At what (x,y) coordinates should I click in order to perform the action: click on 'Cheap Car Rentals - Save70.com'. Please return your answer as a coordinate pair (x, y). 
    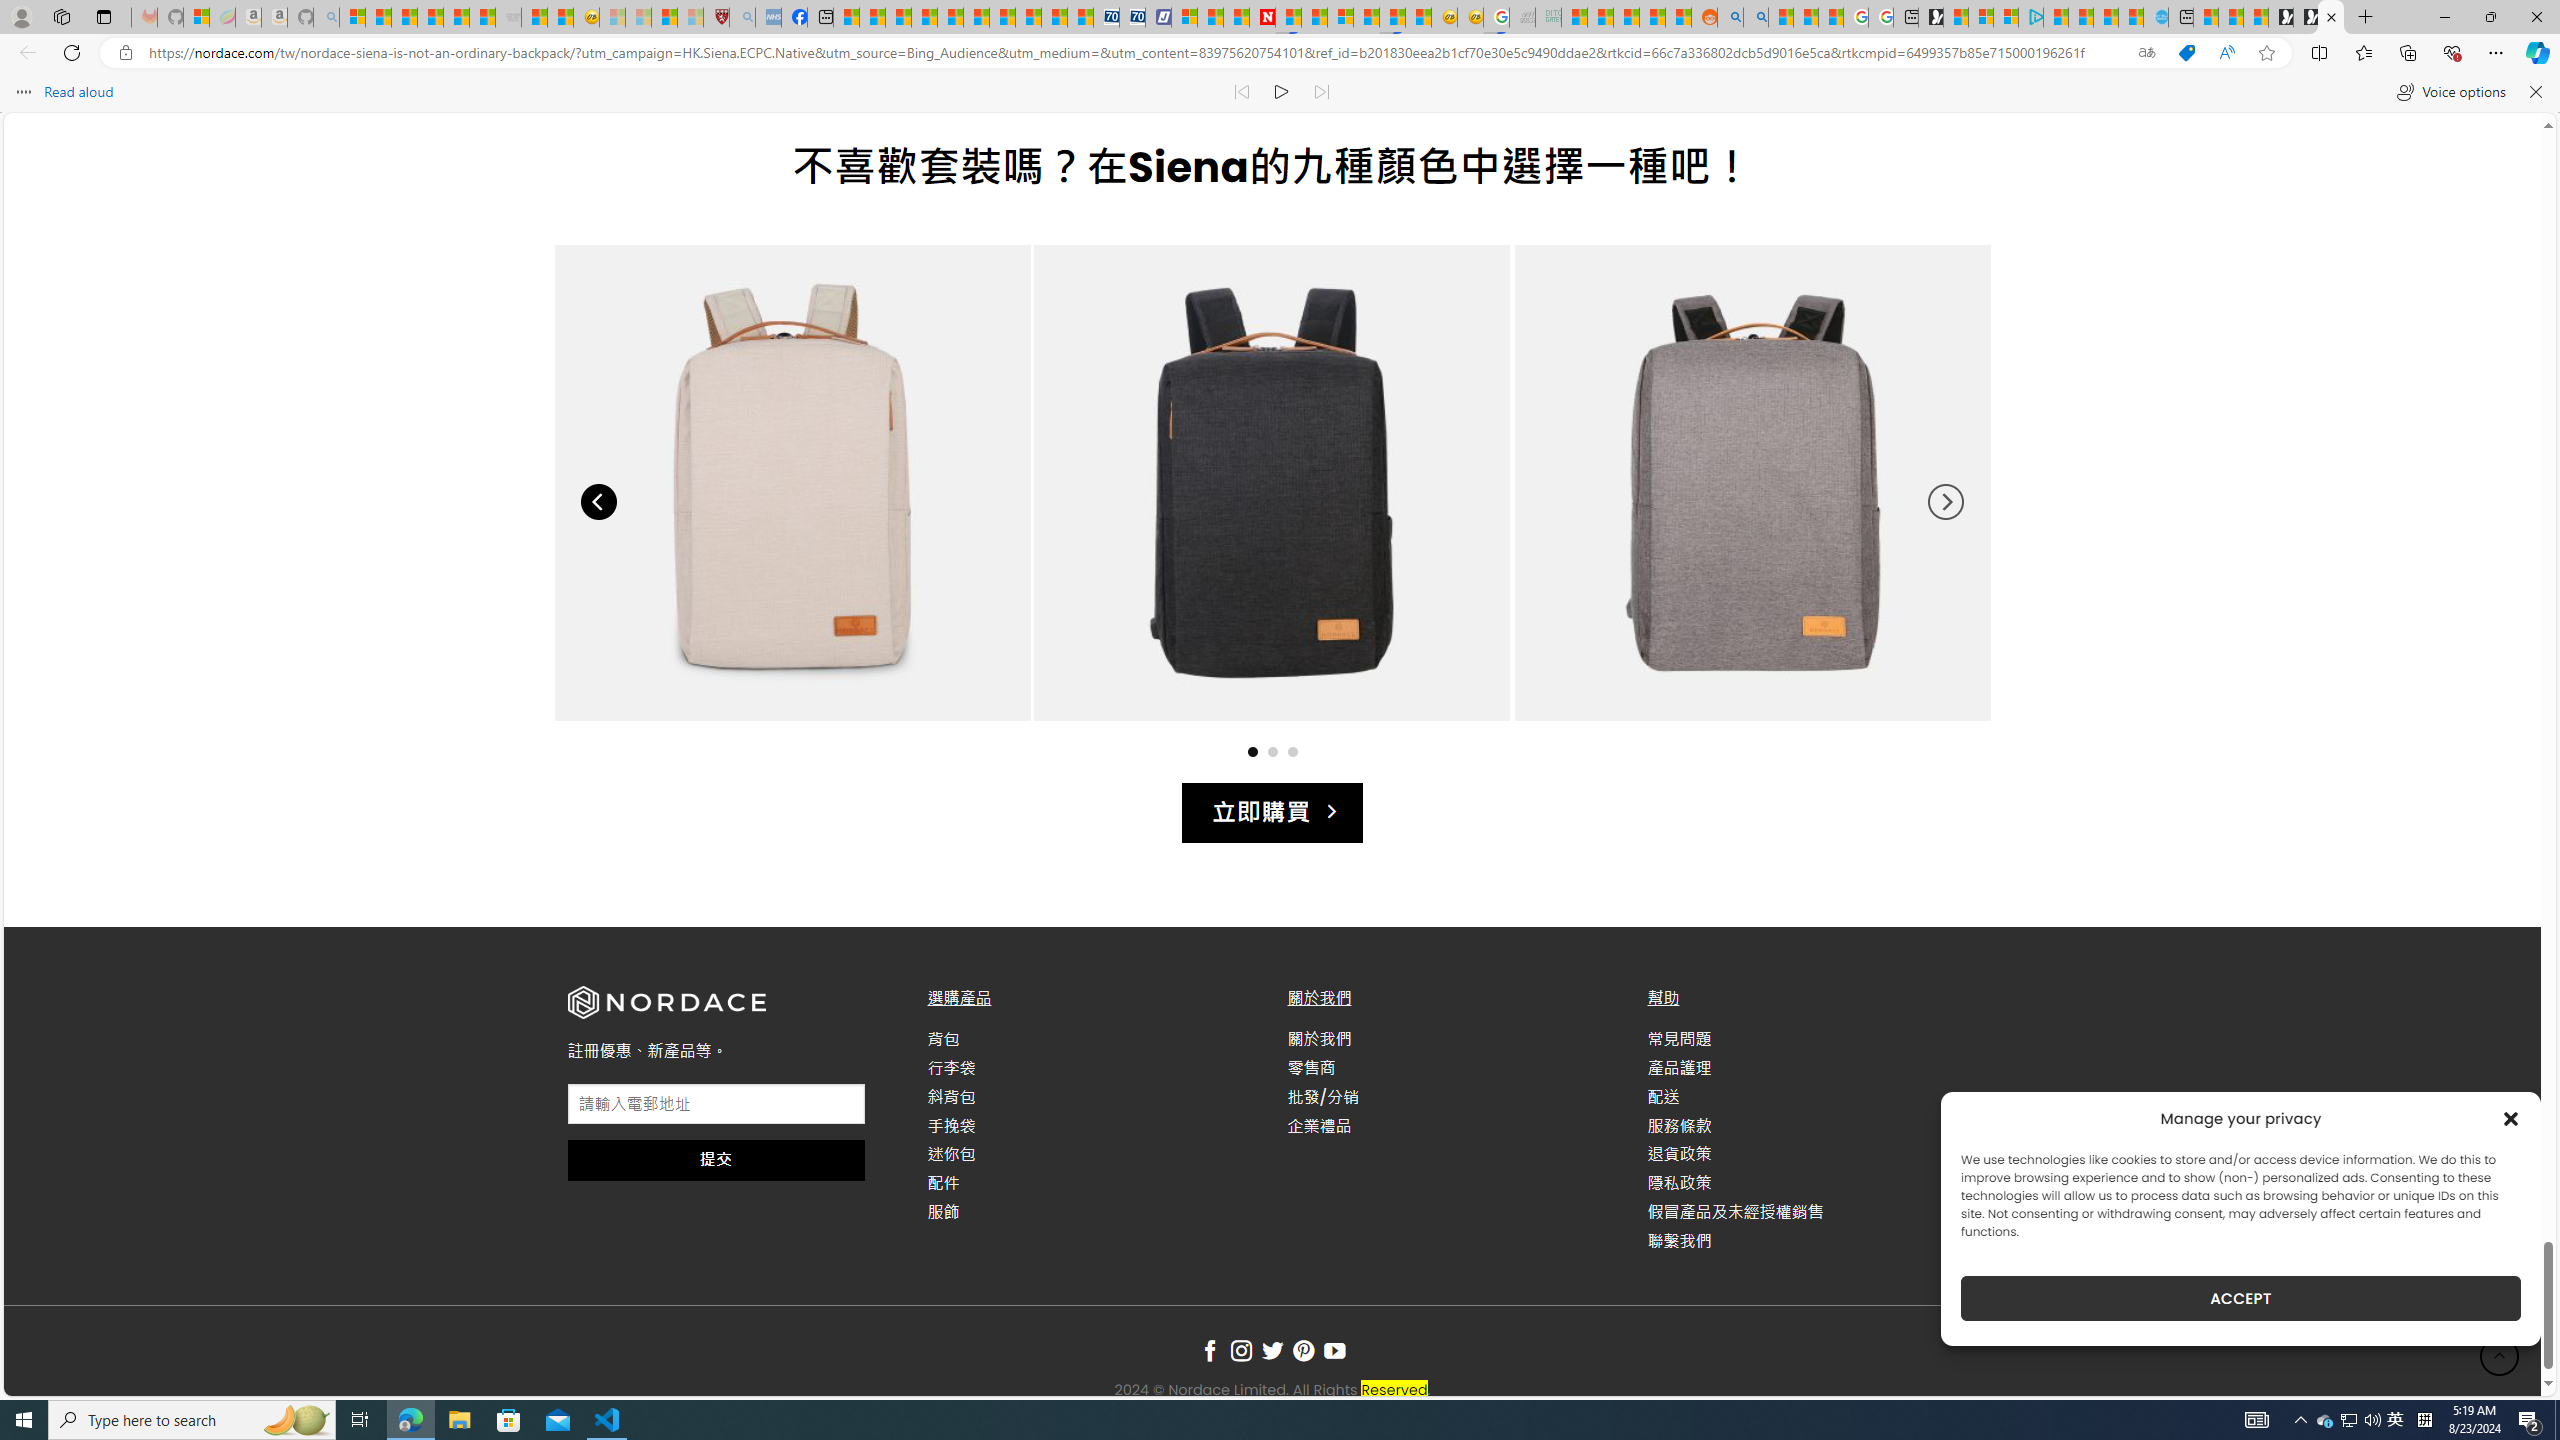
    Looking at the image, I should click on (1106, 16).